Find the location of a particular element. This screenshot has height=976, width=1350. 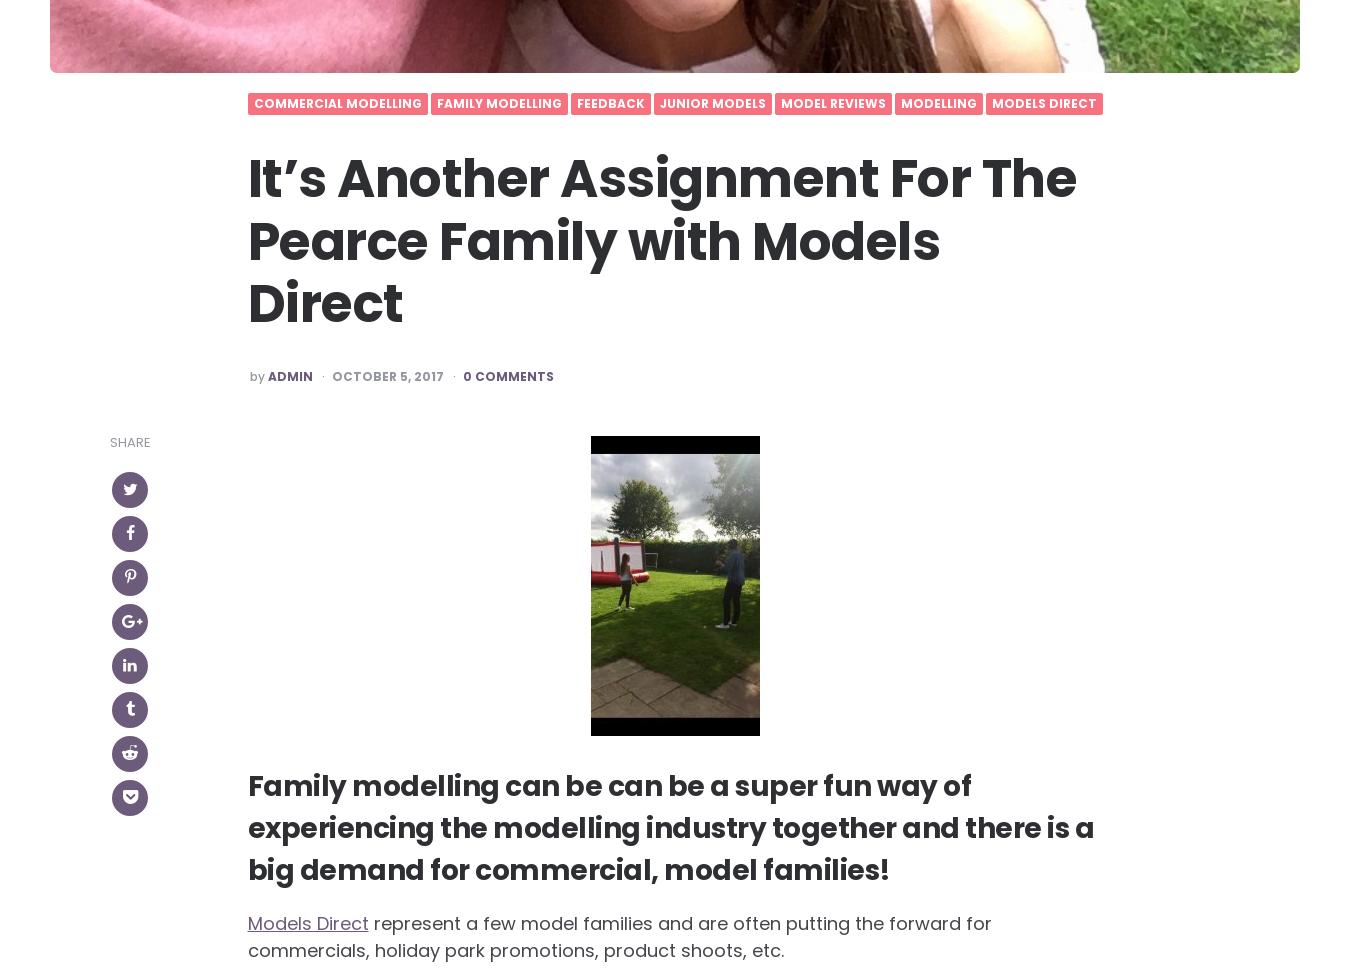

'share' is located at coordinates (107, 441).